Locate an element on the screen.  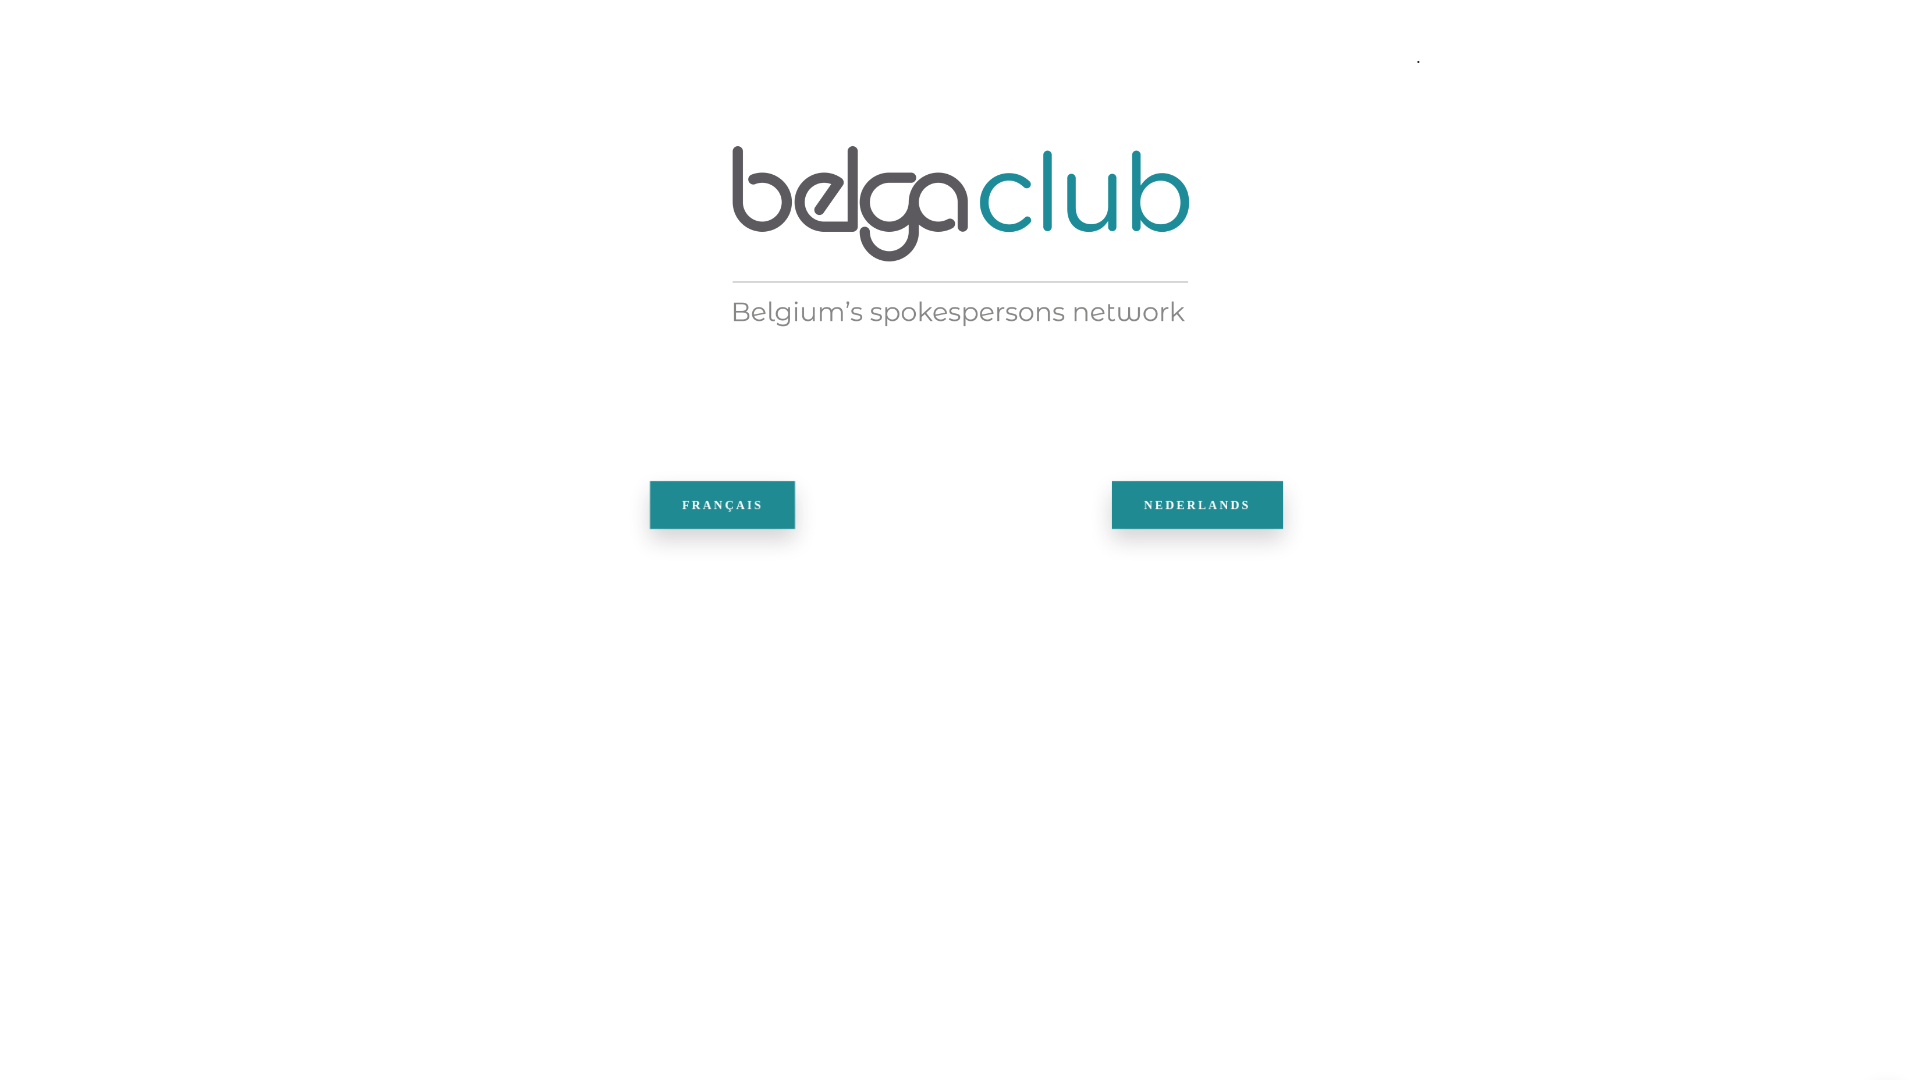
'NEDERLANDS' is located at coordinates (1197, 504).